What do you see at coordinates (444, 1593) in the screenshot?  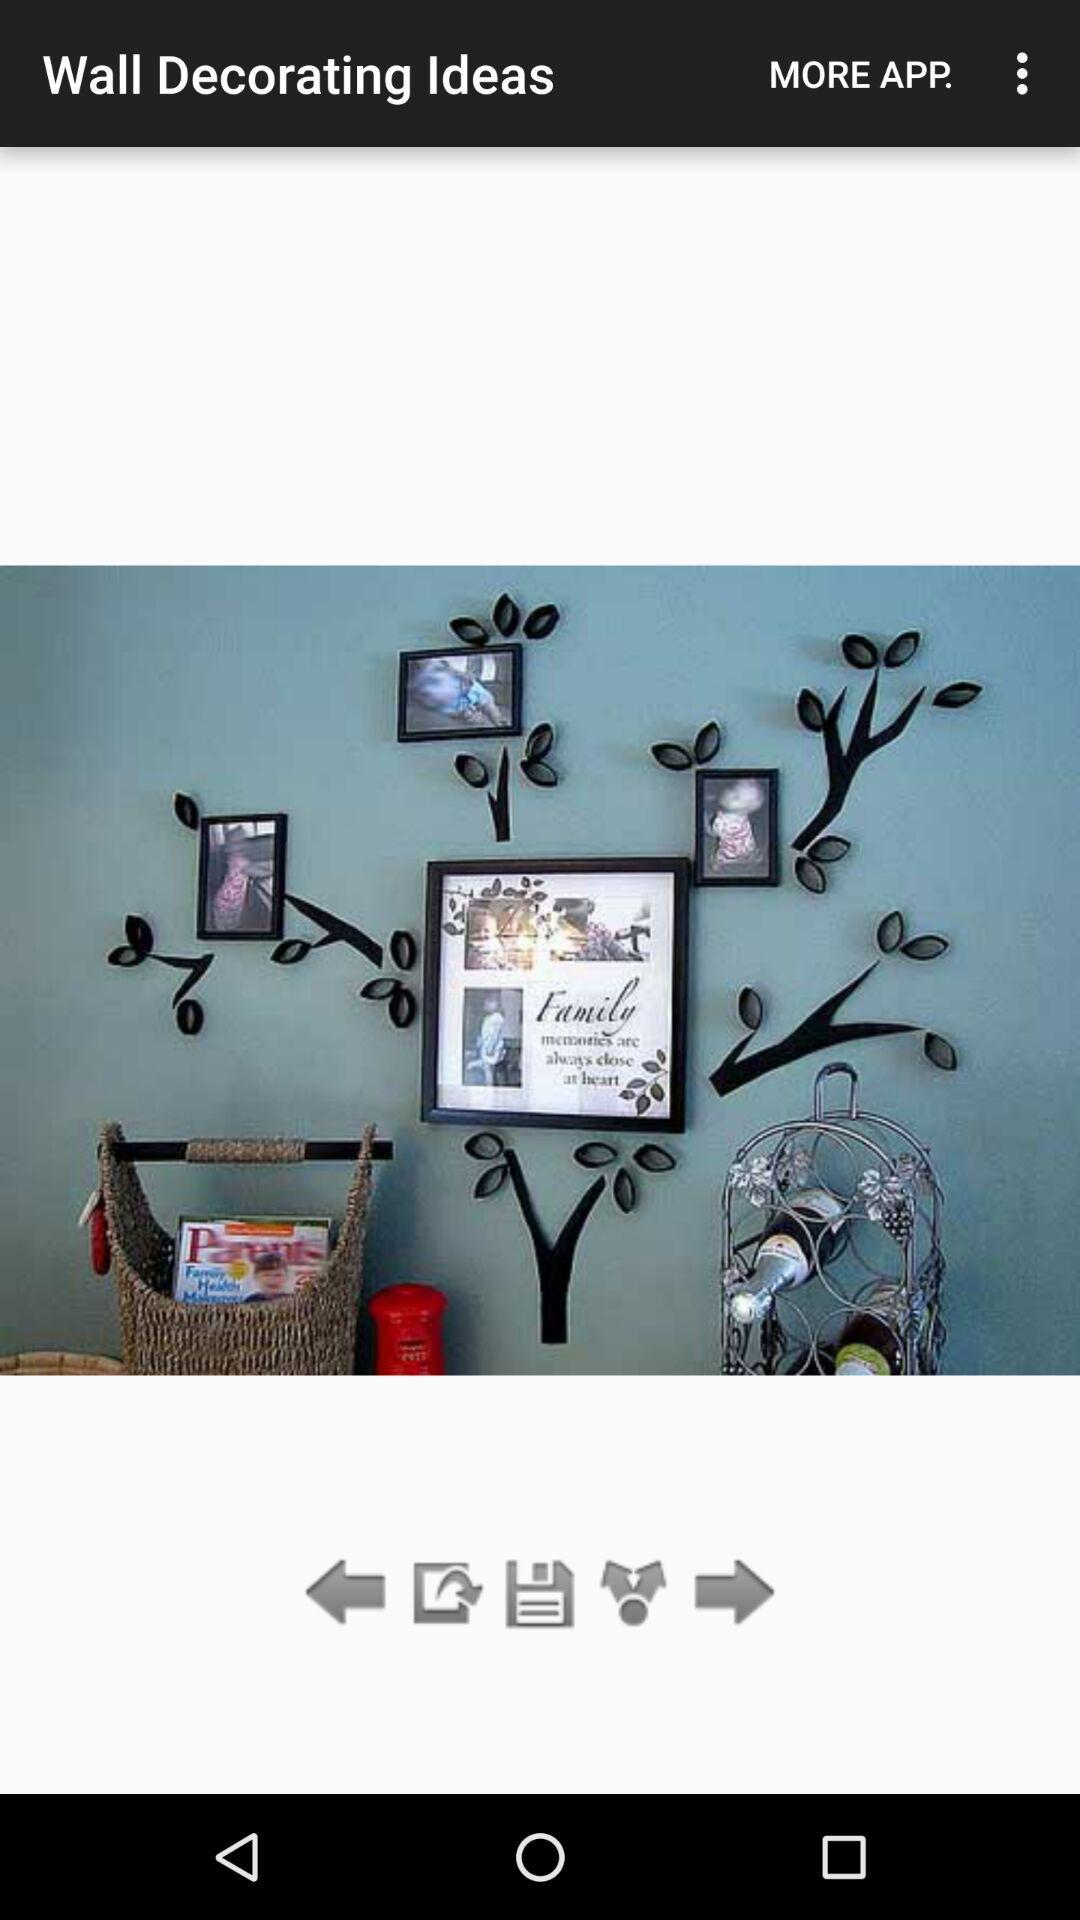 I see `the icon below the wall decorating ideas app` at bounding box center [444, 1593].